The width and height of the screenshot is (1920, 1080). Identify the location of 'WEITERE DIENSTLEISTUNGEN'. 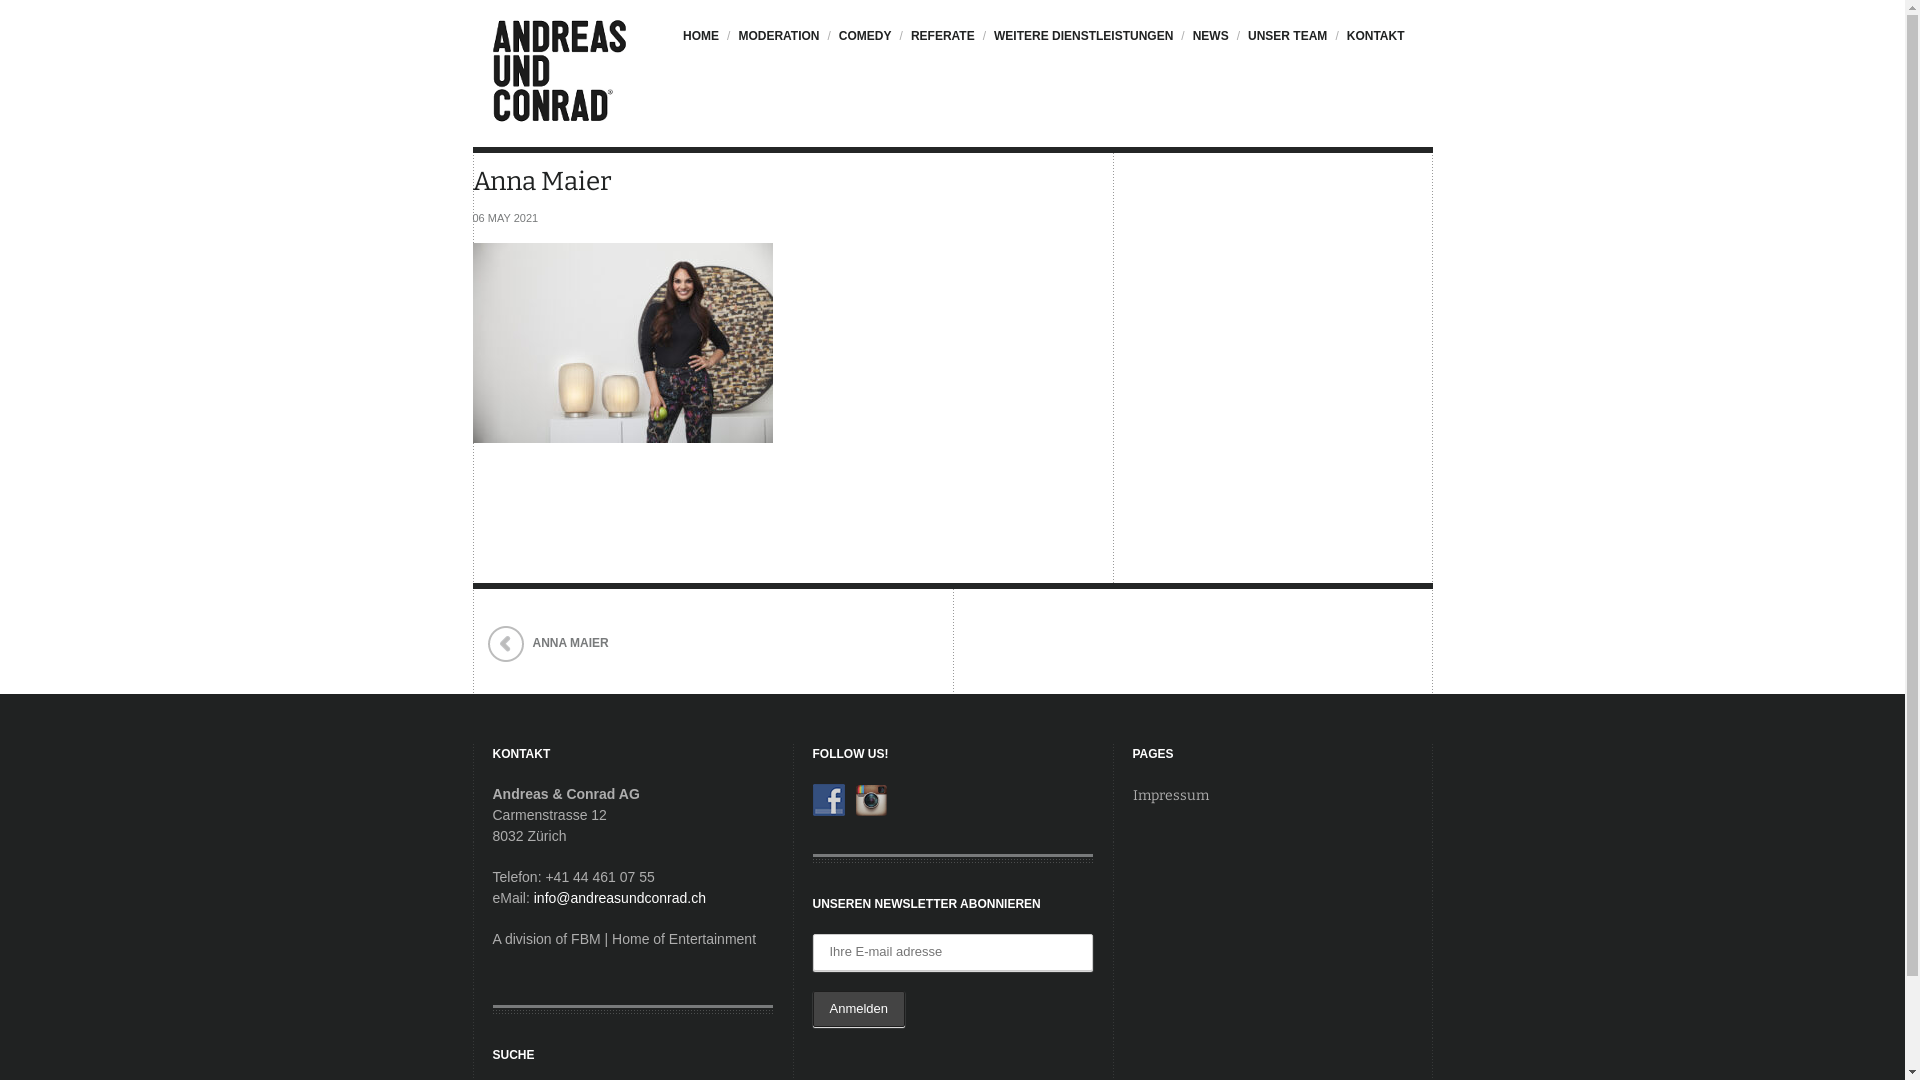
(1081, 45).